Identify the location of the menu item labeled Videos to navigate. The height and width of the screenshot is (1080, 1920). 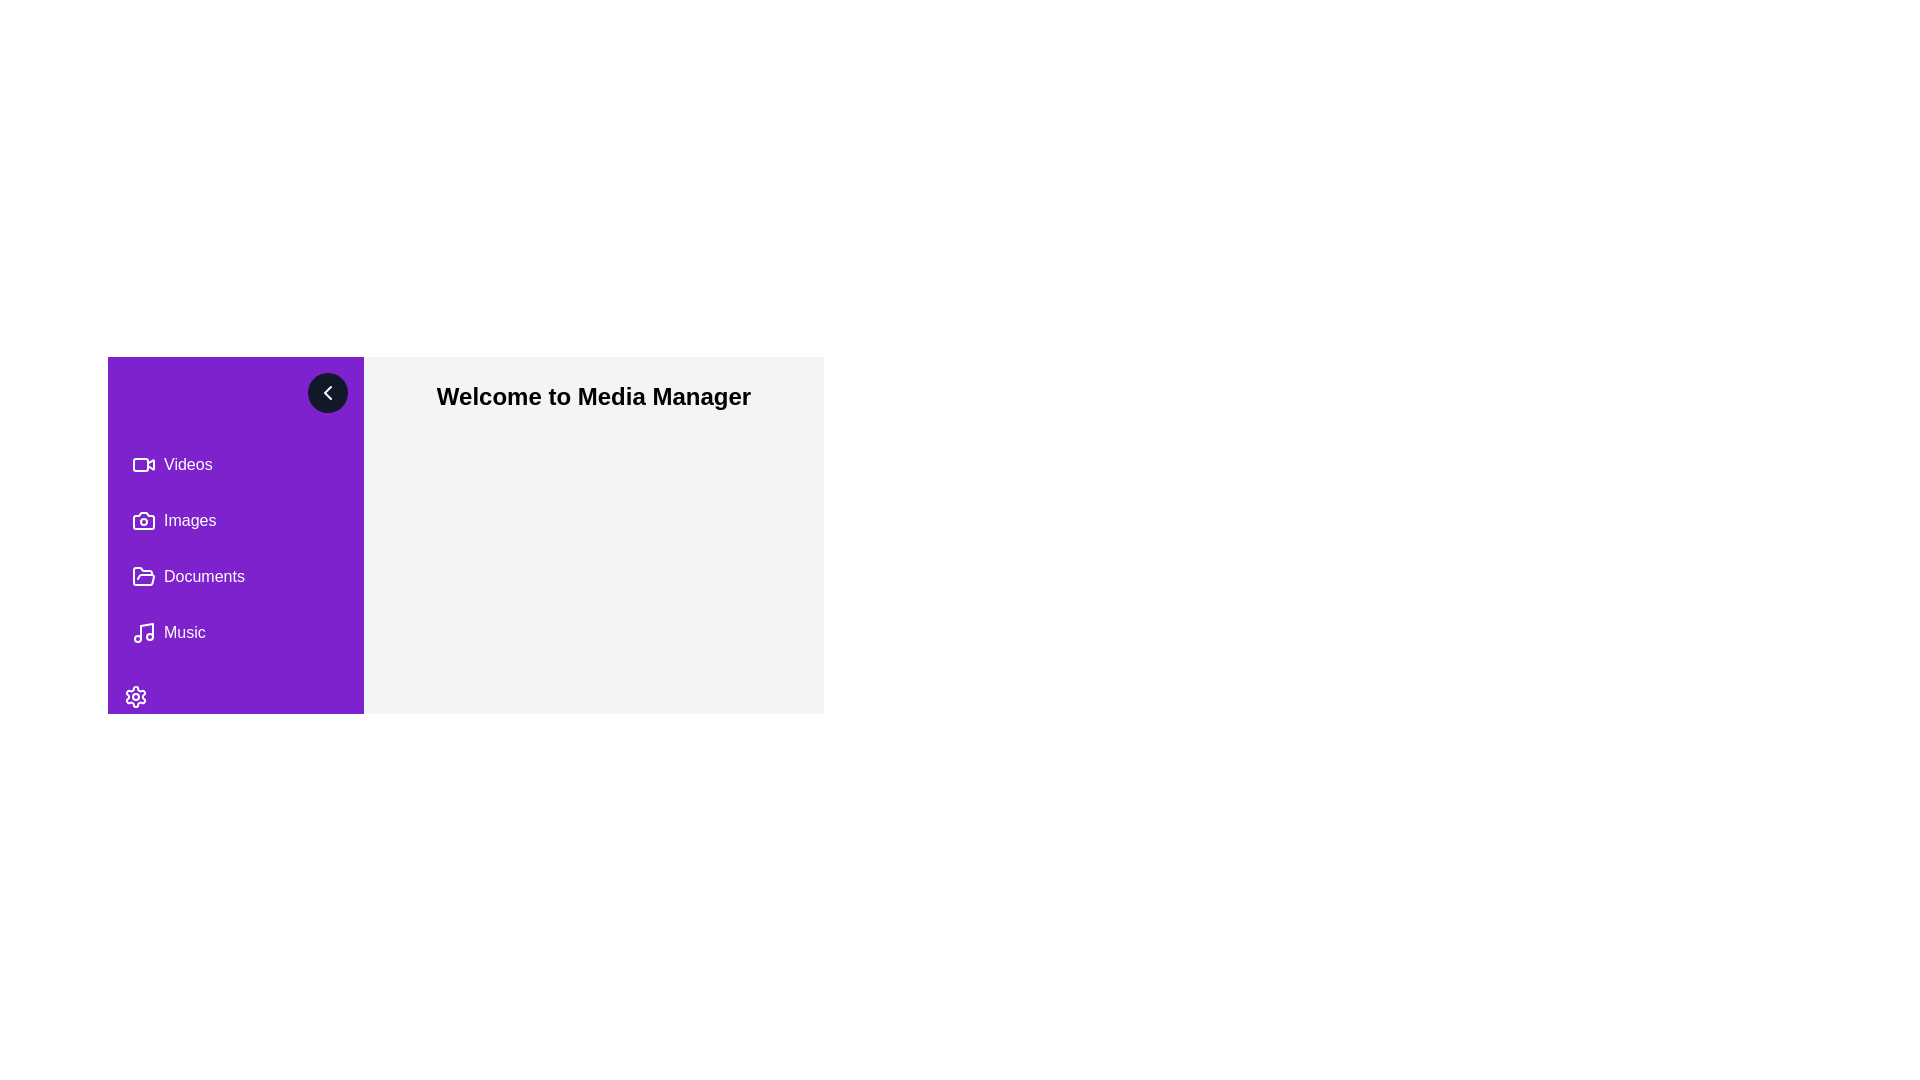
(235, 465).